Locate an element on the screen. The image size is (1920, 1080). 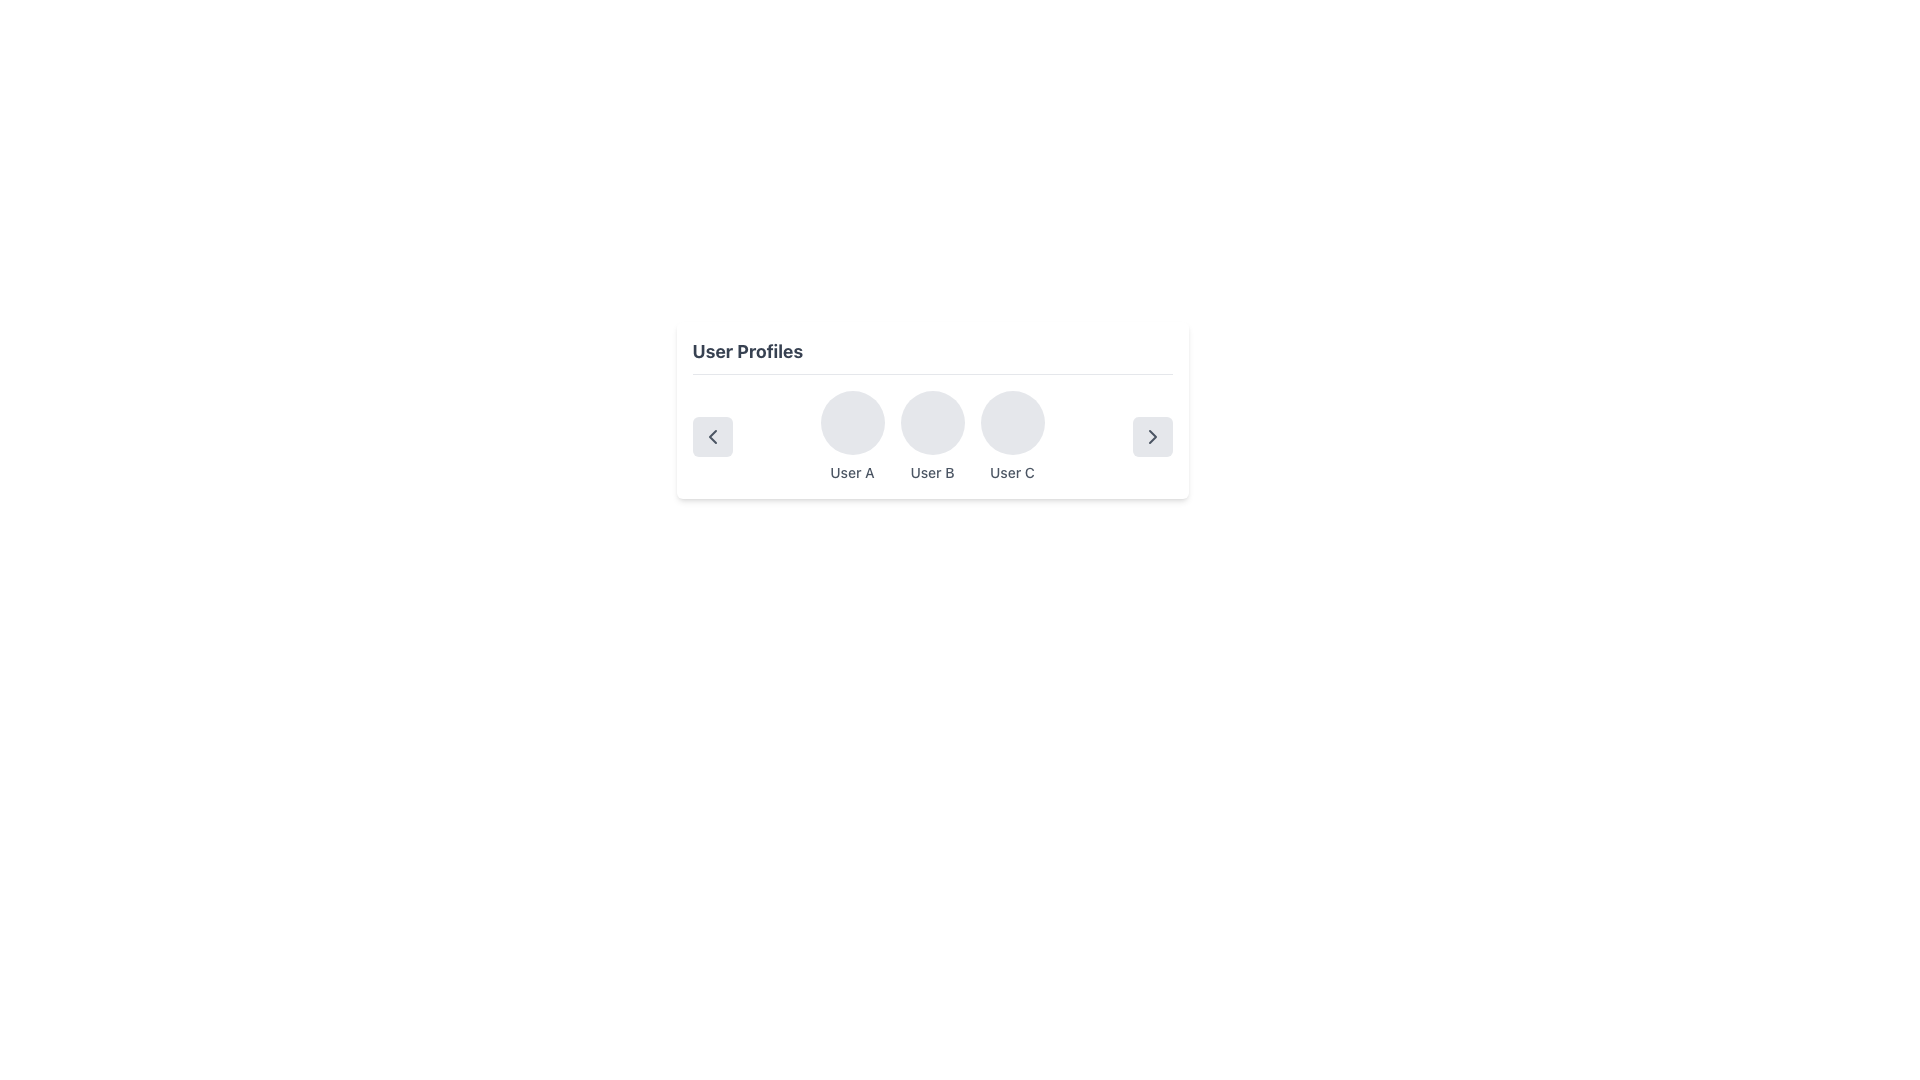
the right-pointing arrow icon, which is part of the navigation button in the user interface, located at the rightmost position of the horizontal navigation bar is located at coordinates (1152, 435).